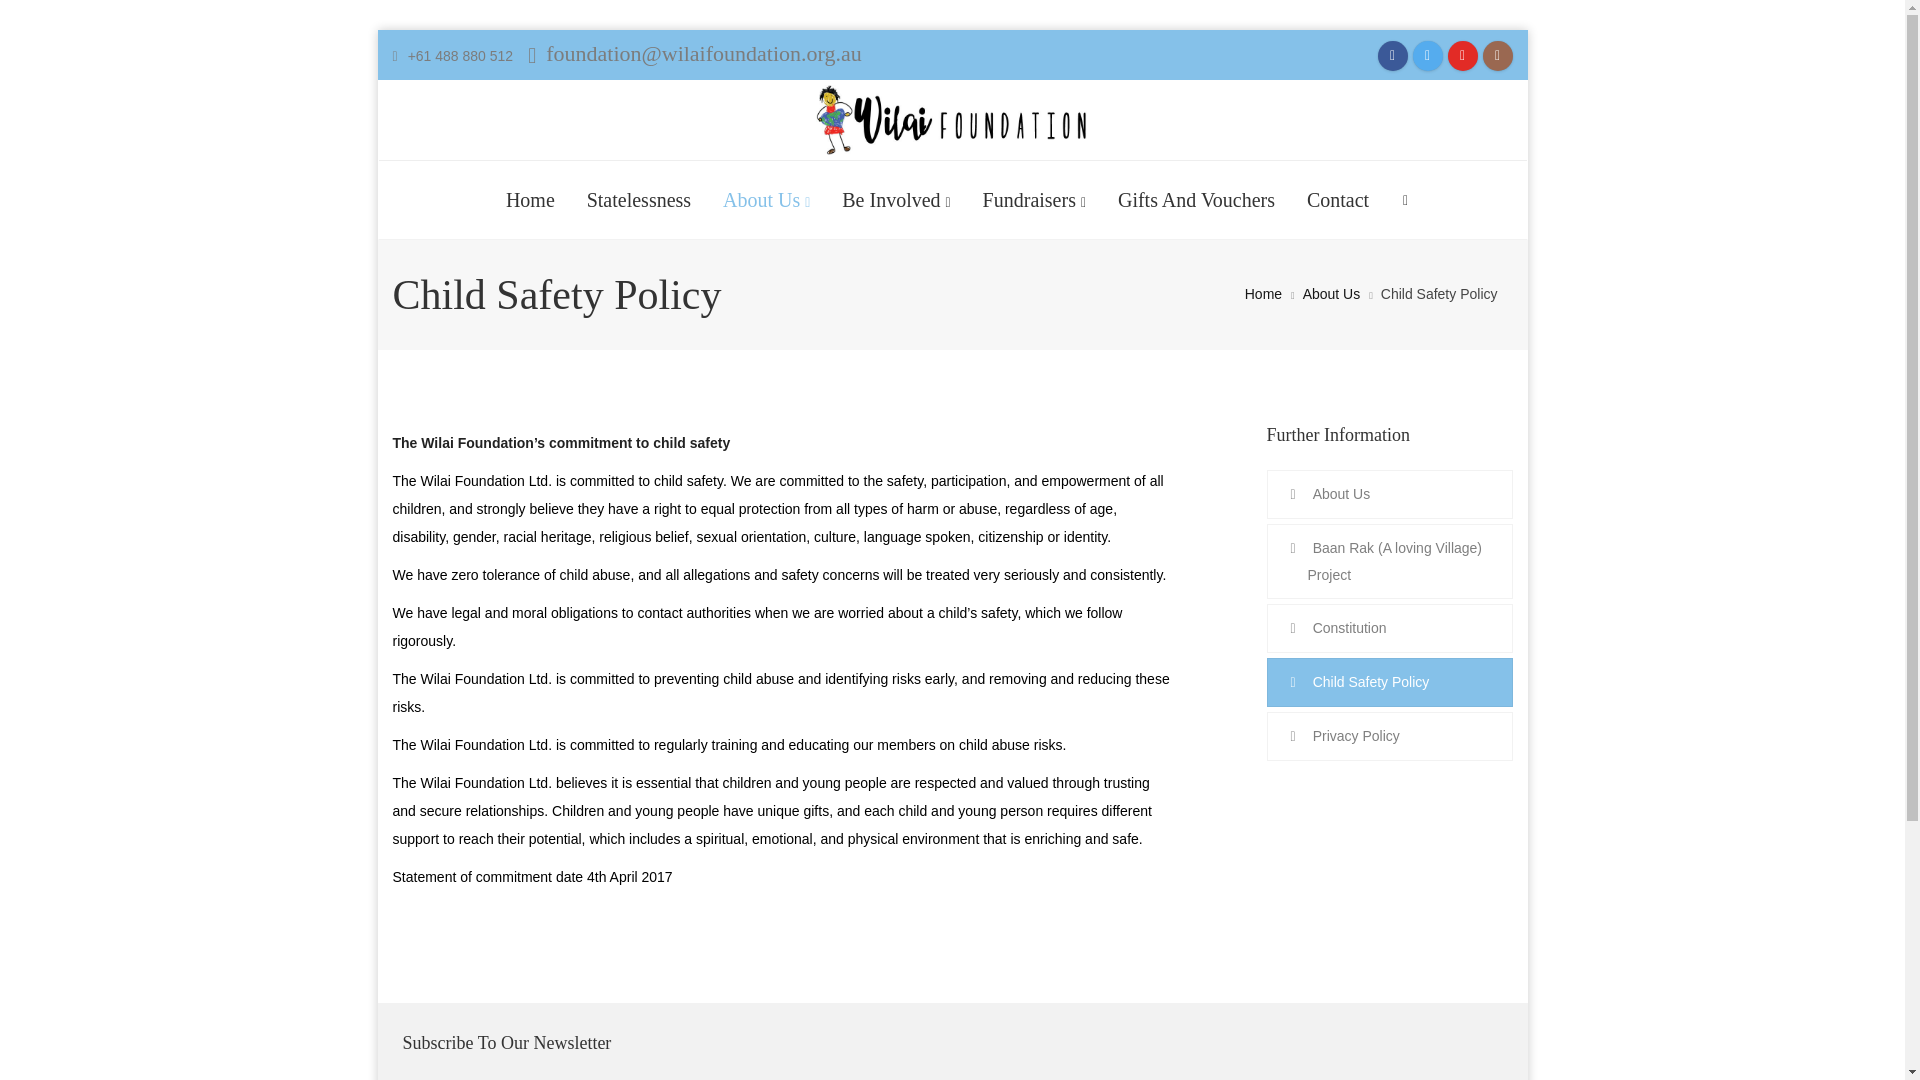 The height and width of the screenshot is (1080, 1920). I want to click on 'Statelessness', so click(637, 200).